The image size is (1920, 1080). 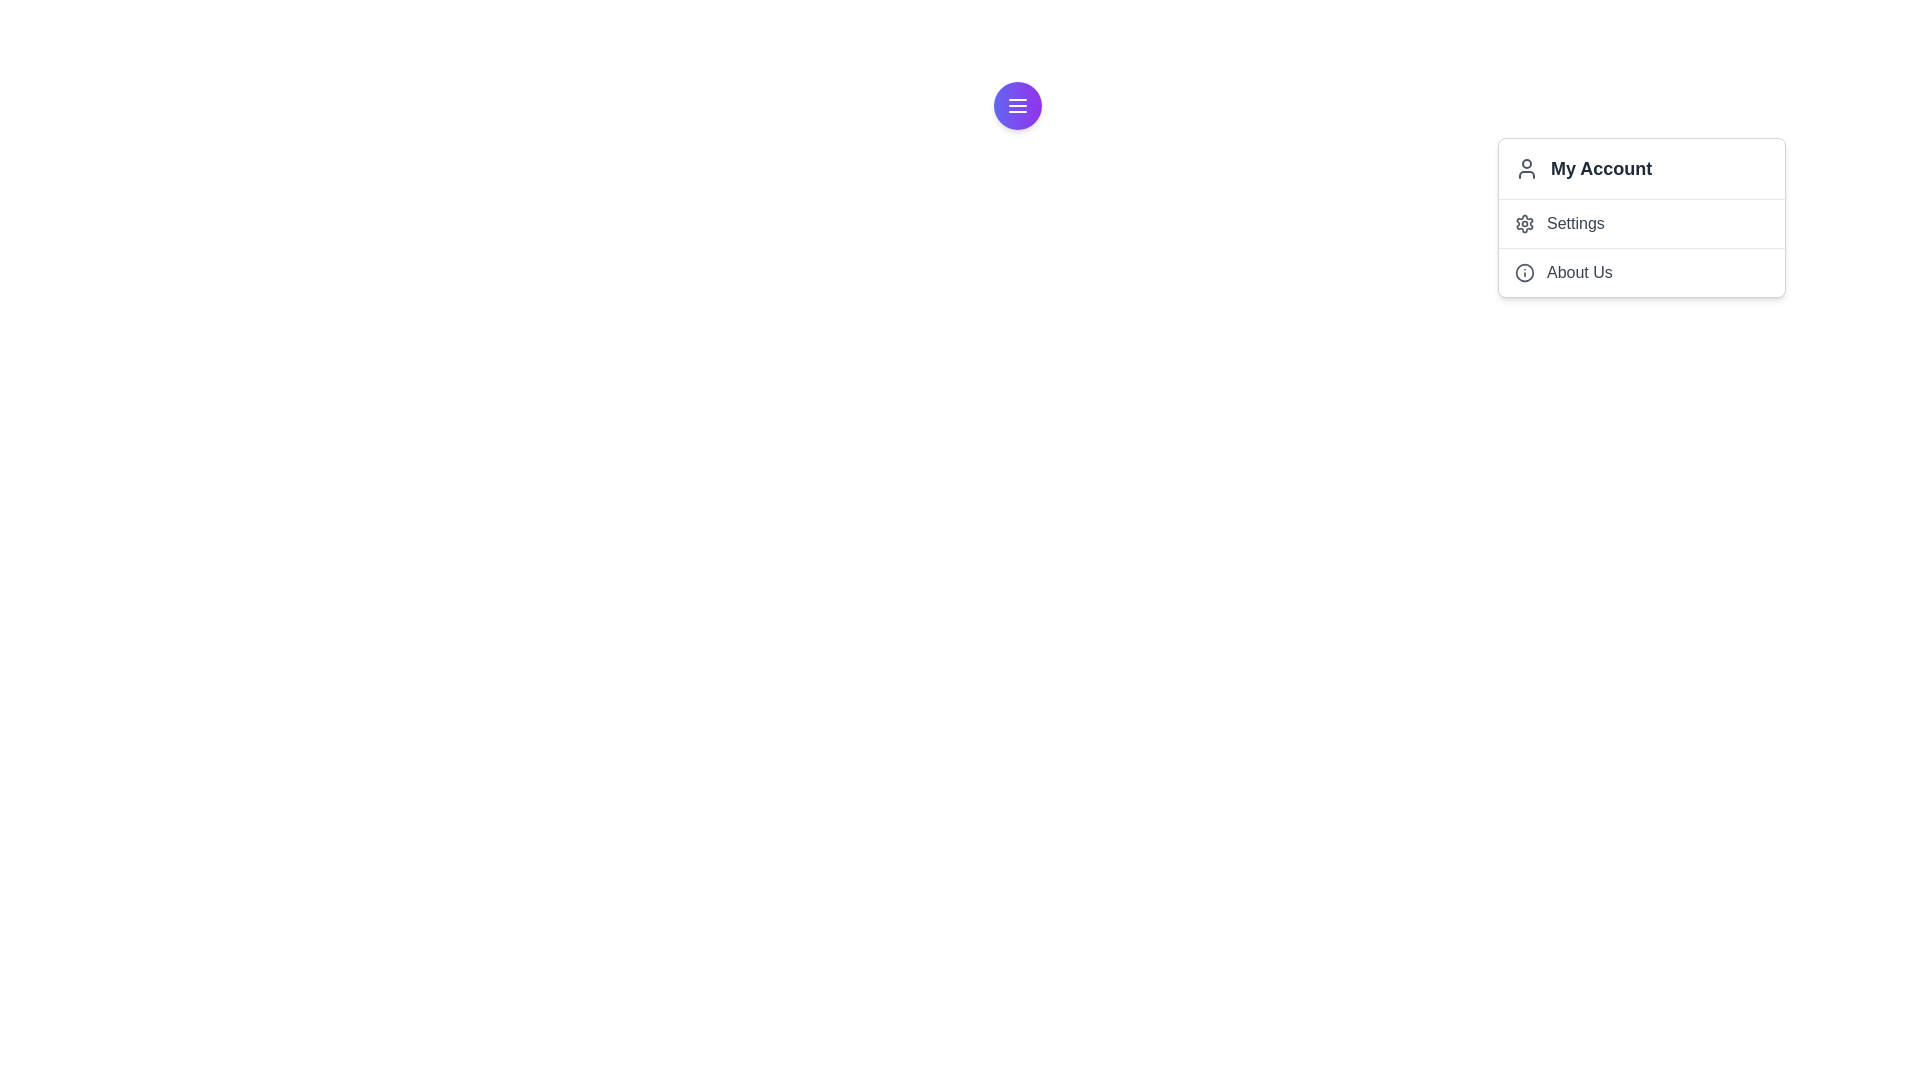 I want to click on the 'Settings' dropdown menu option, which is the second item in the list, located below 'My Account' and above 'About Us', so click(x=1641, y=218).